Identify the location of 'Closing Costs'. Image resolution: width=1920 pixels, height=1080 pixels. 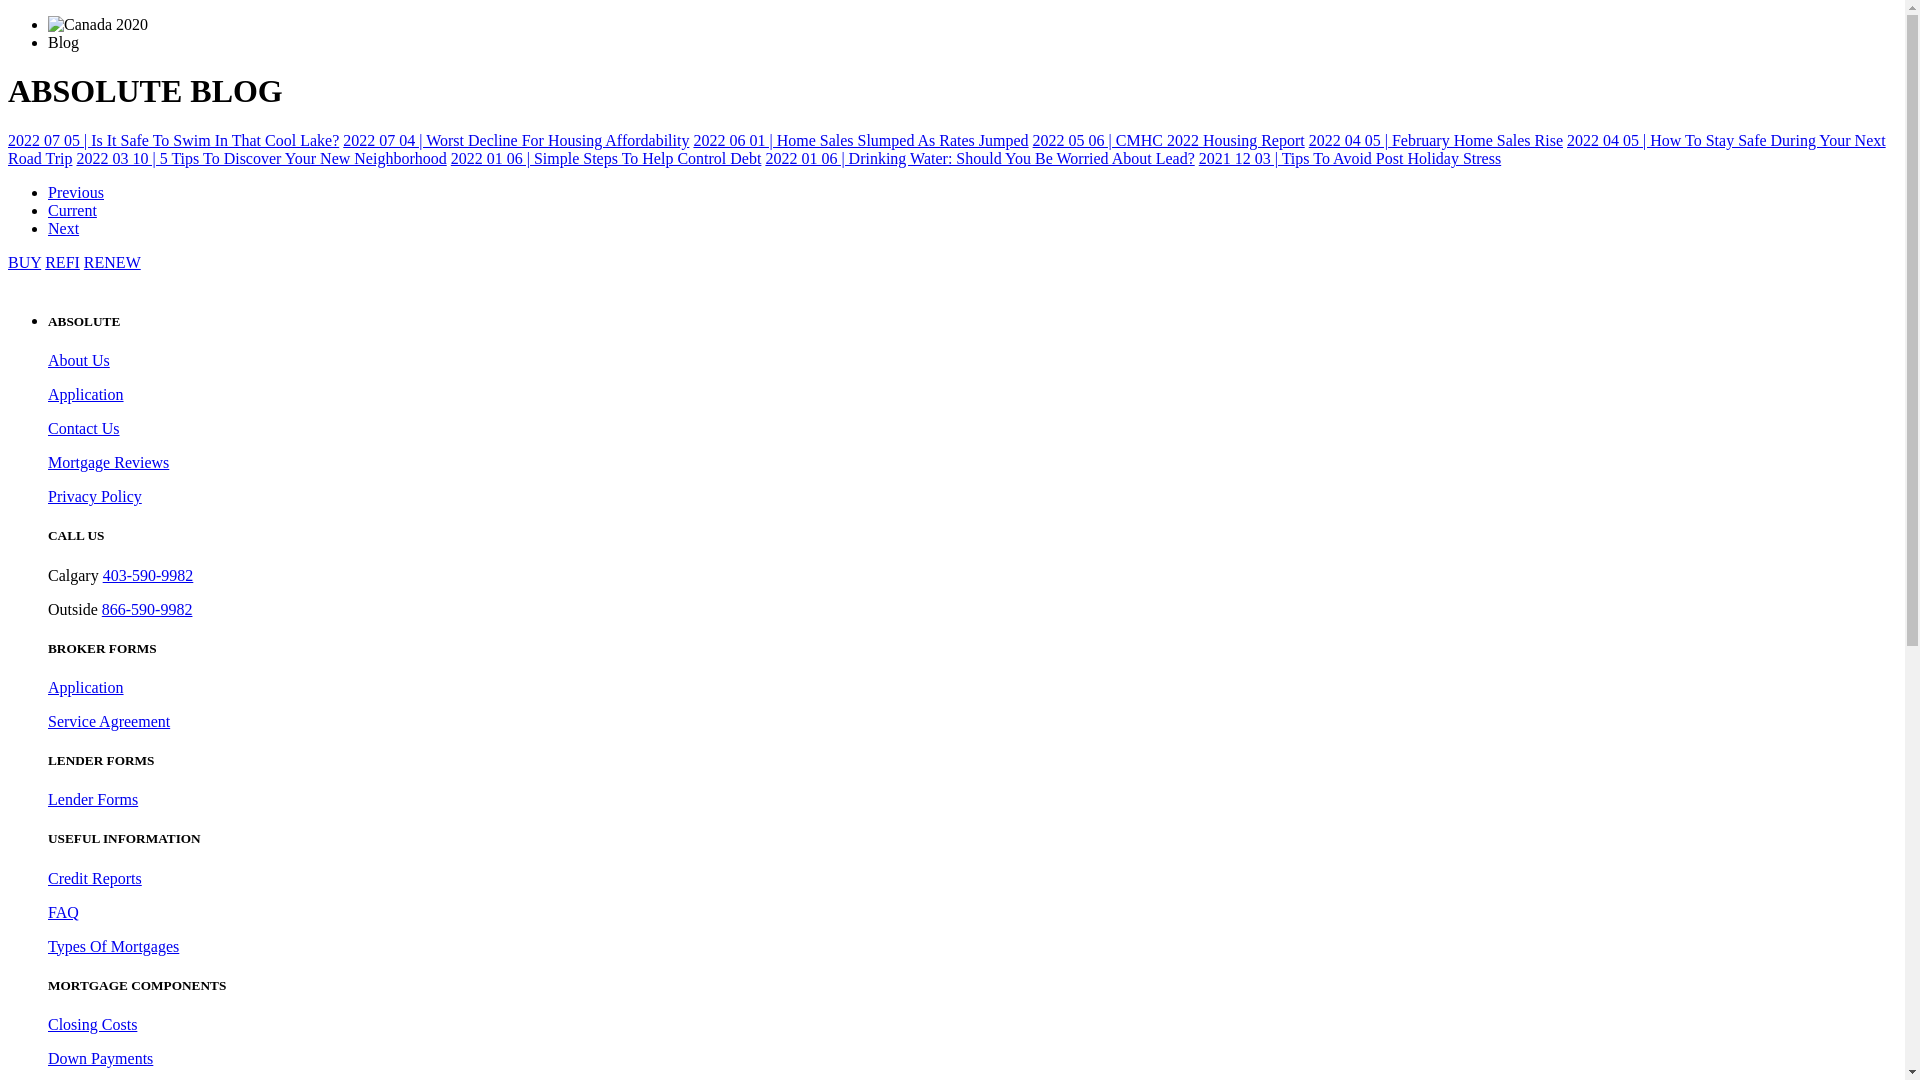
(48, 1024).